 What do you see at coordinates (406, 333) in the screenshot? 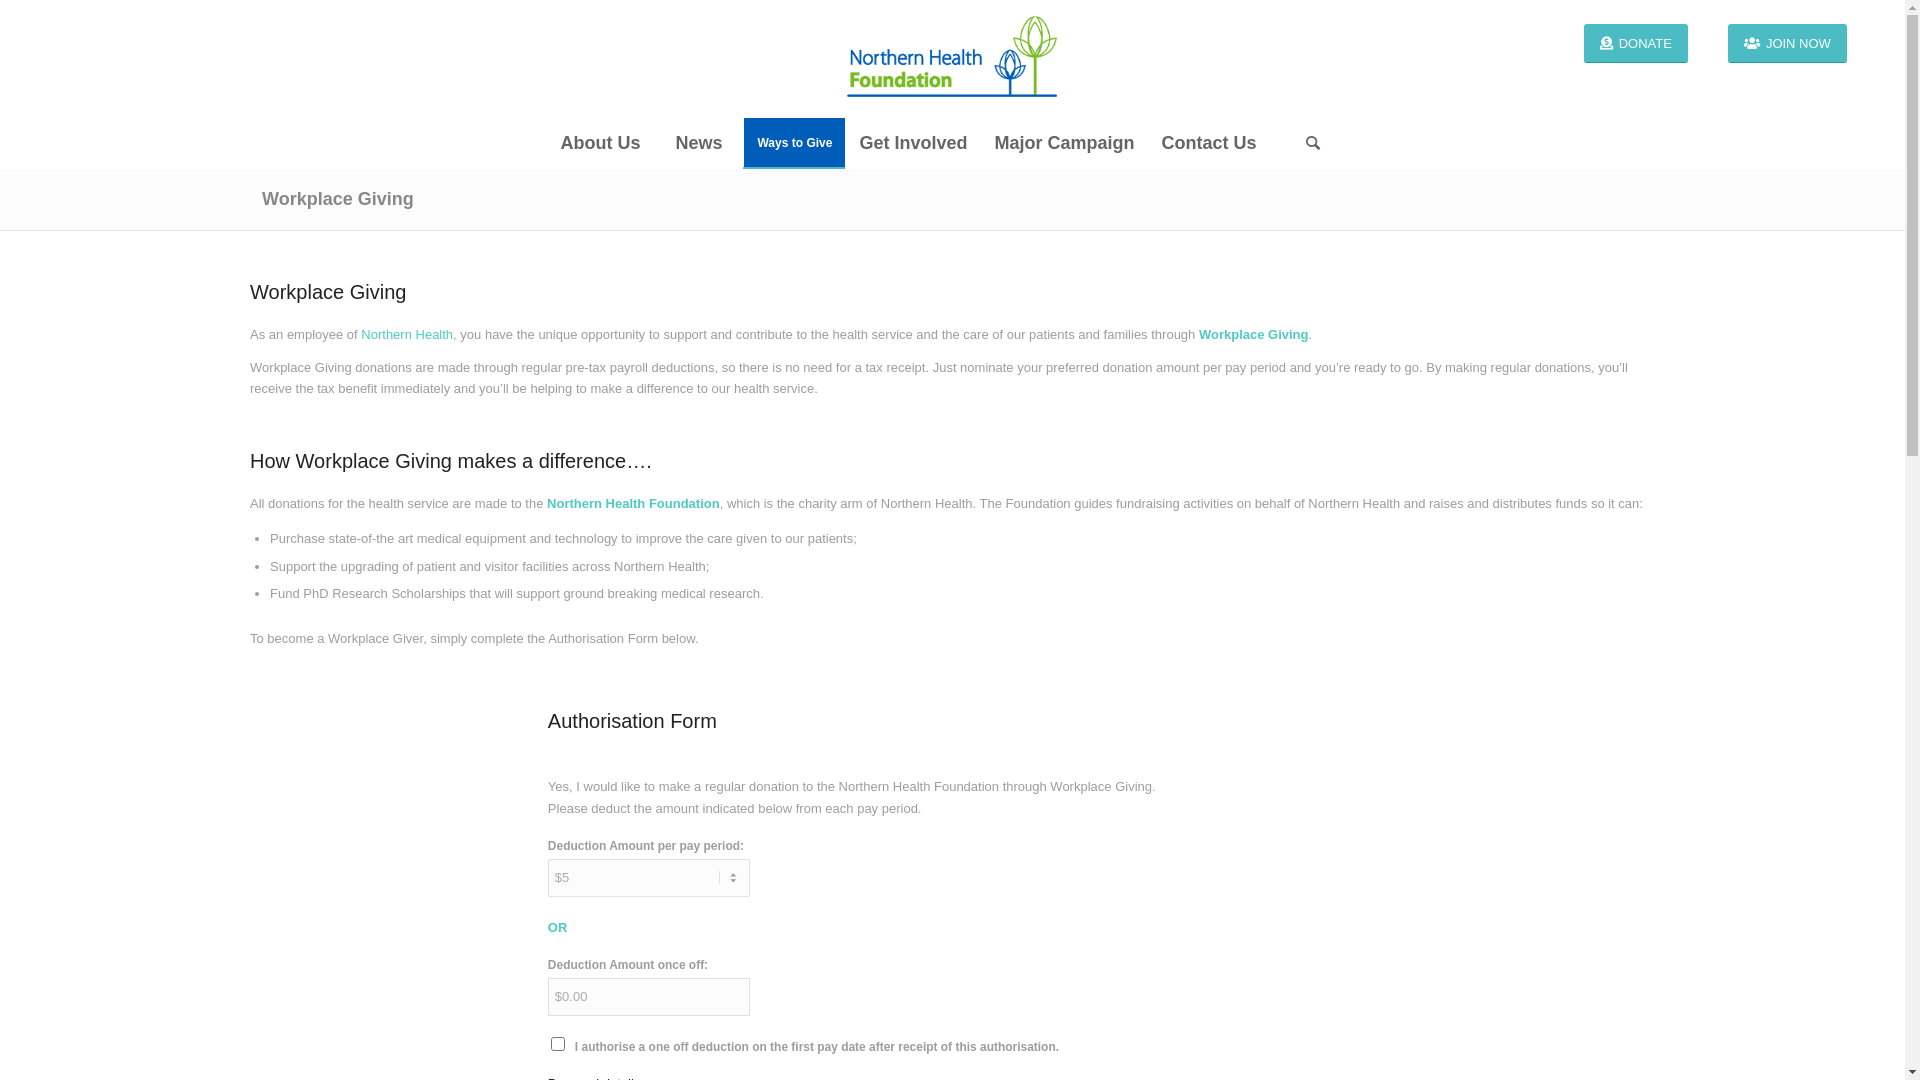
I see `'Northern Health'` at bounding box center [406, 333].